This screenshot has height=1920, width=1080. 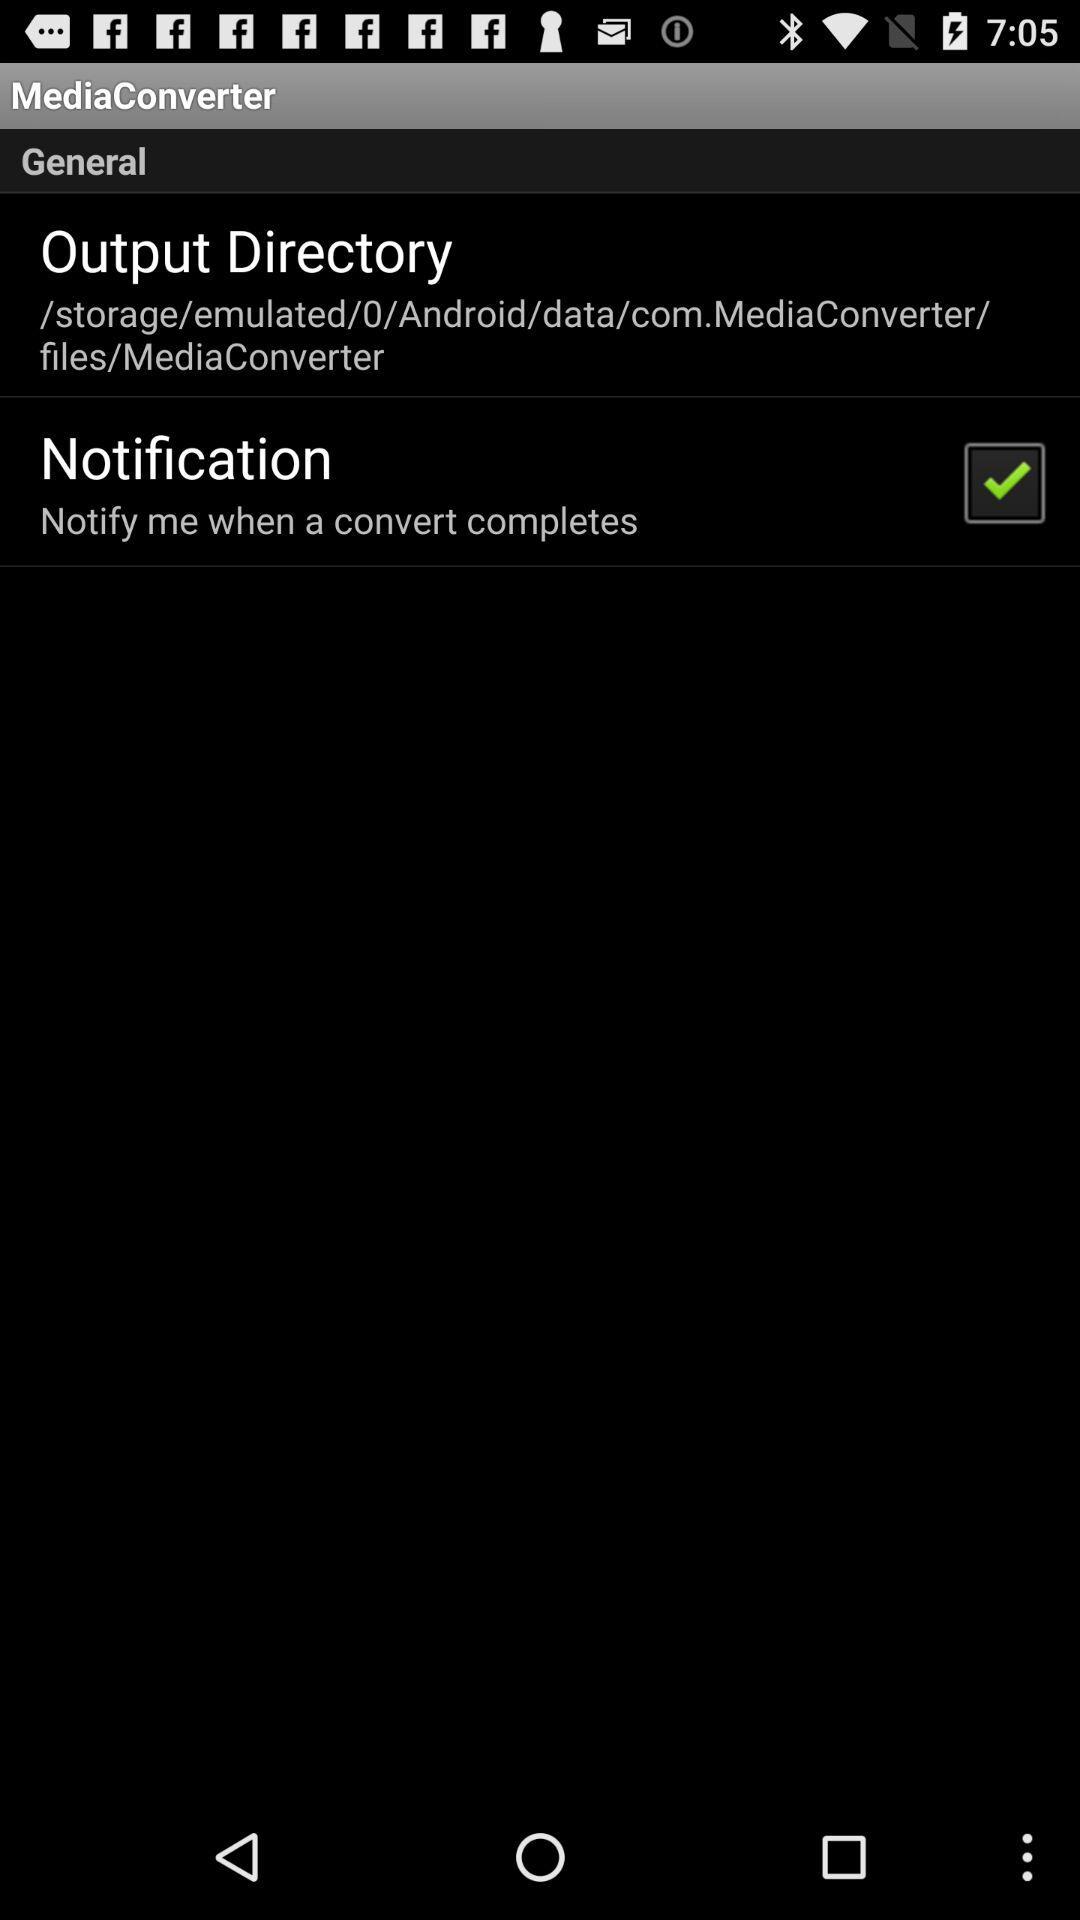 I want to click on the item at the top right corner, so click(x=1003, y=481).